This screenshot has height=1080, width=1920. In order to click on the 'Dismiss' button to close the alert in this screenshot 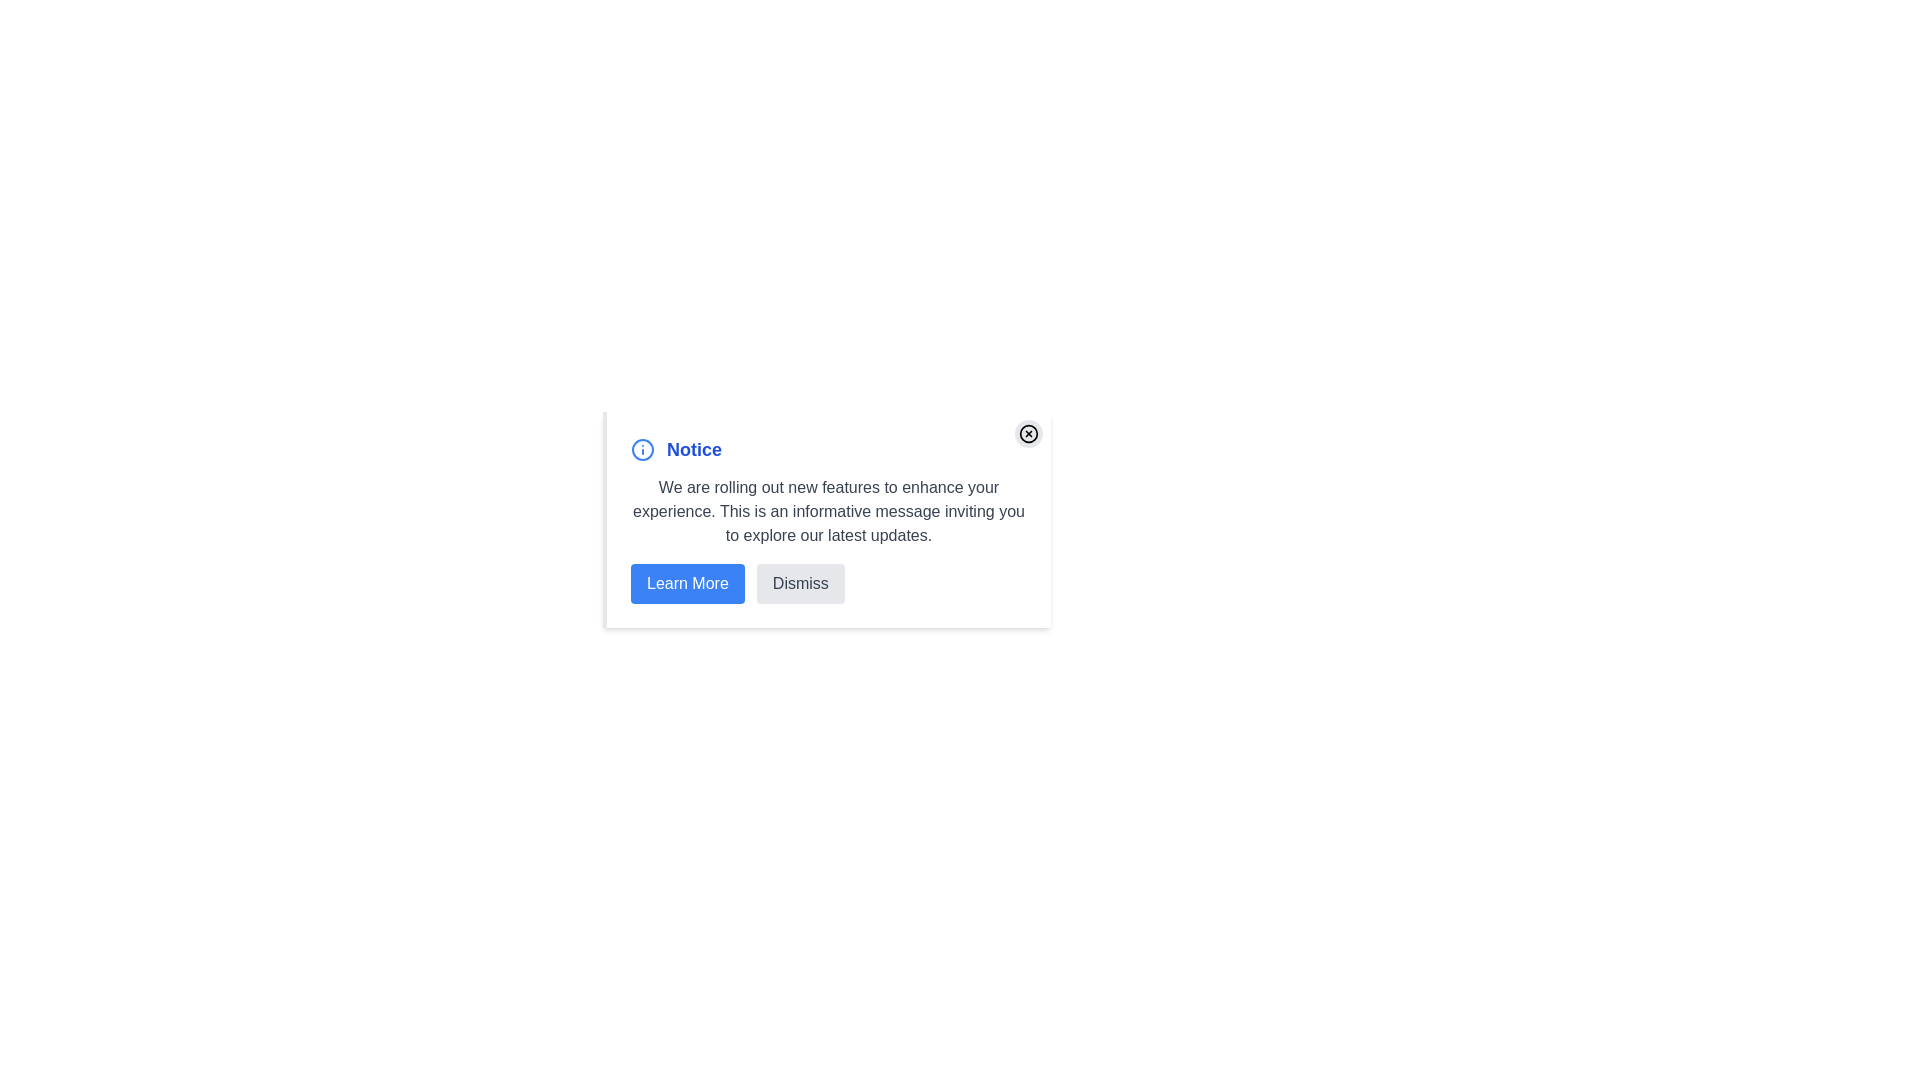, I will do `click(800, 583)`.